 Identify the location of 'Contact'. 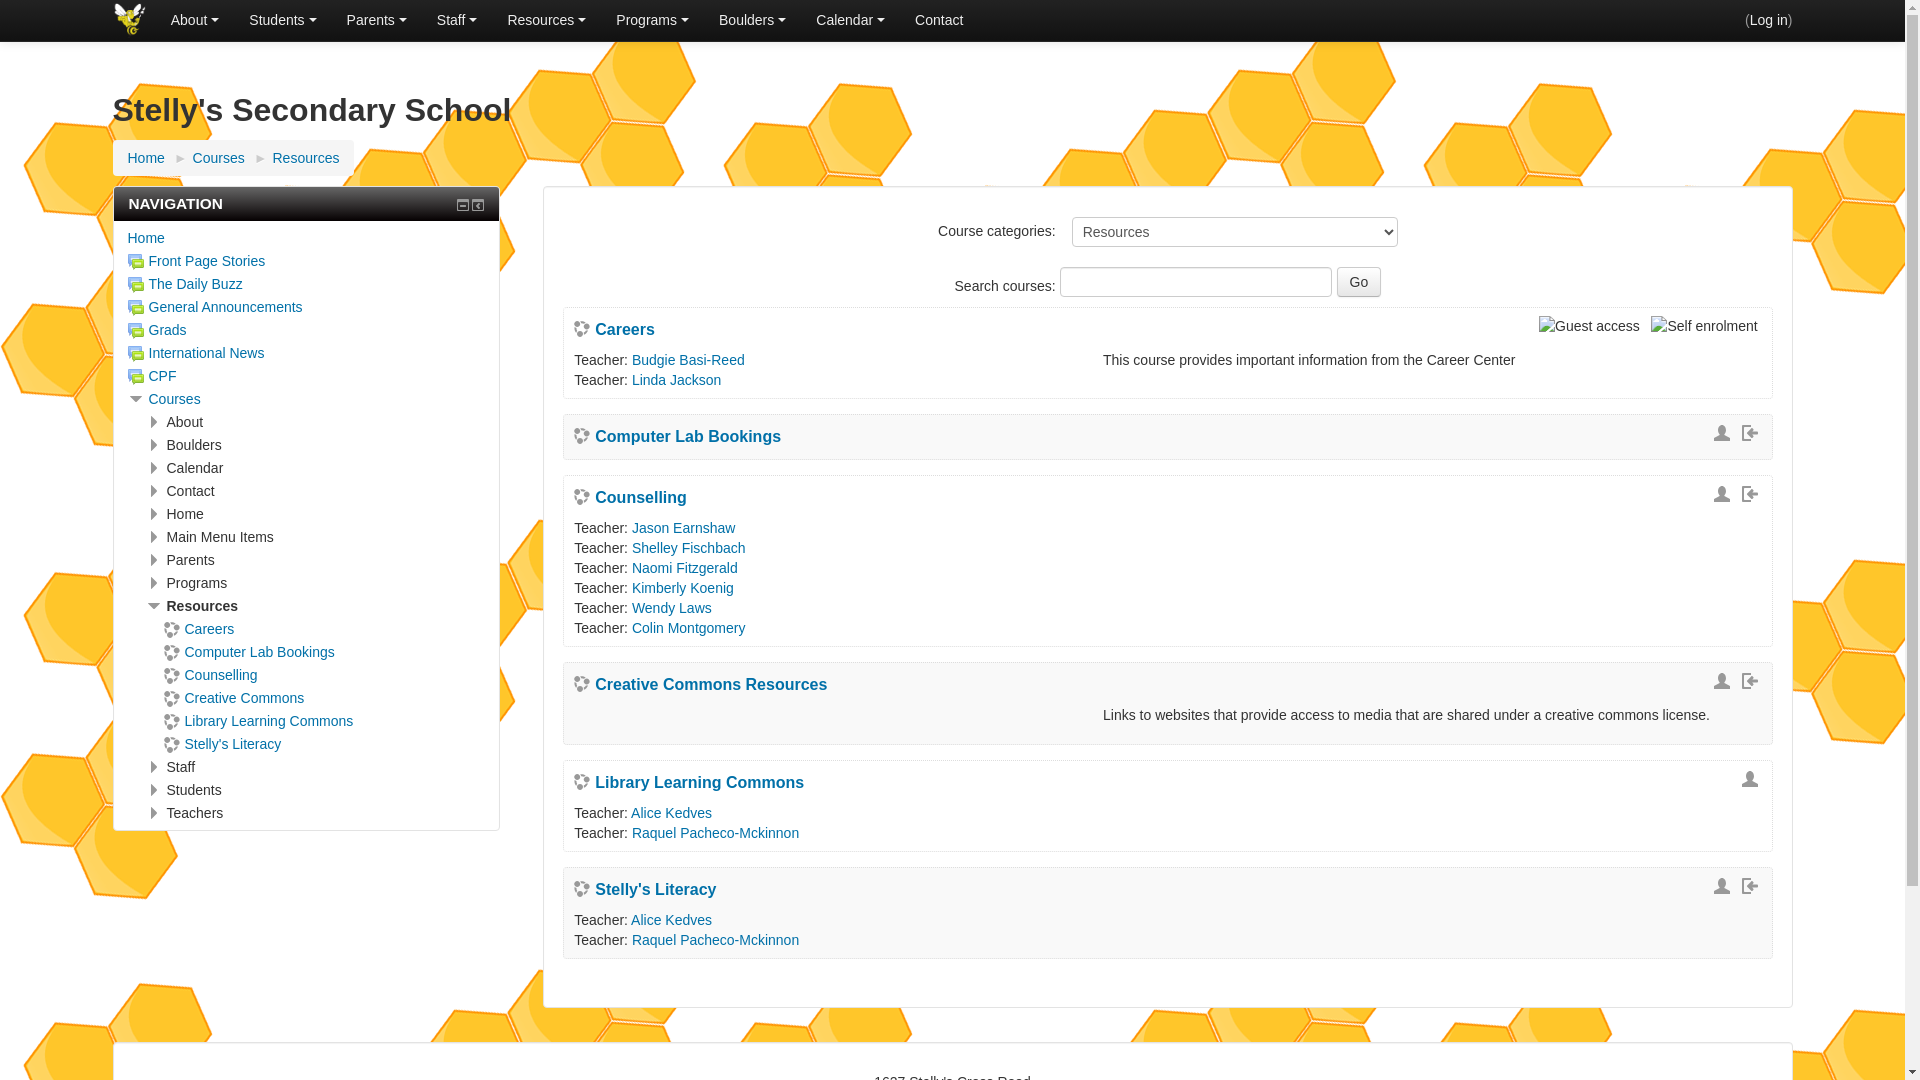
(938, 19).